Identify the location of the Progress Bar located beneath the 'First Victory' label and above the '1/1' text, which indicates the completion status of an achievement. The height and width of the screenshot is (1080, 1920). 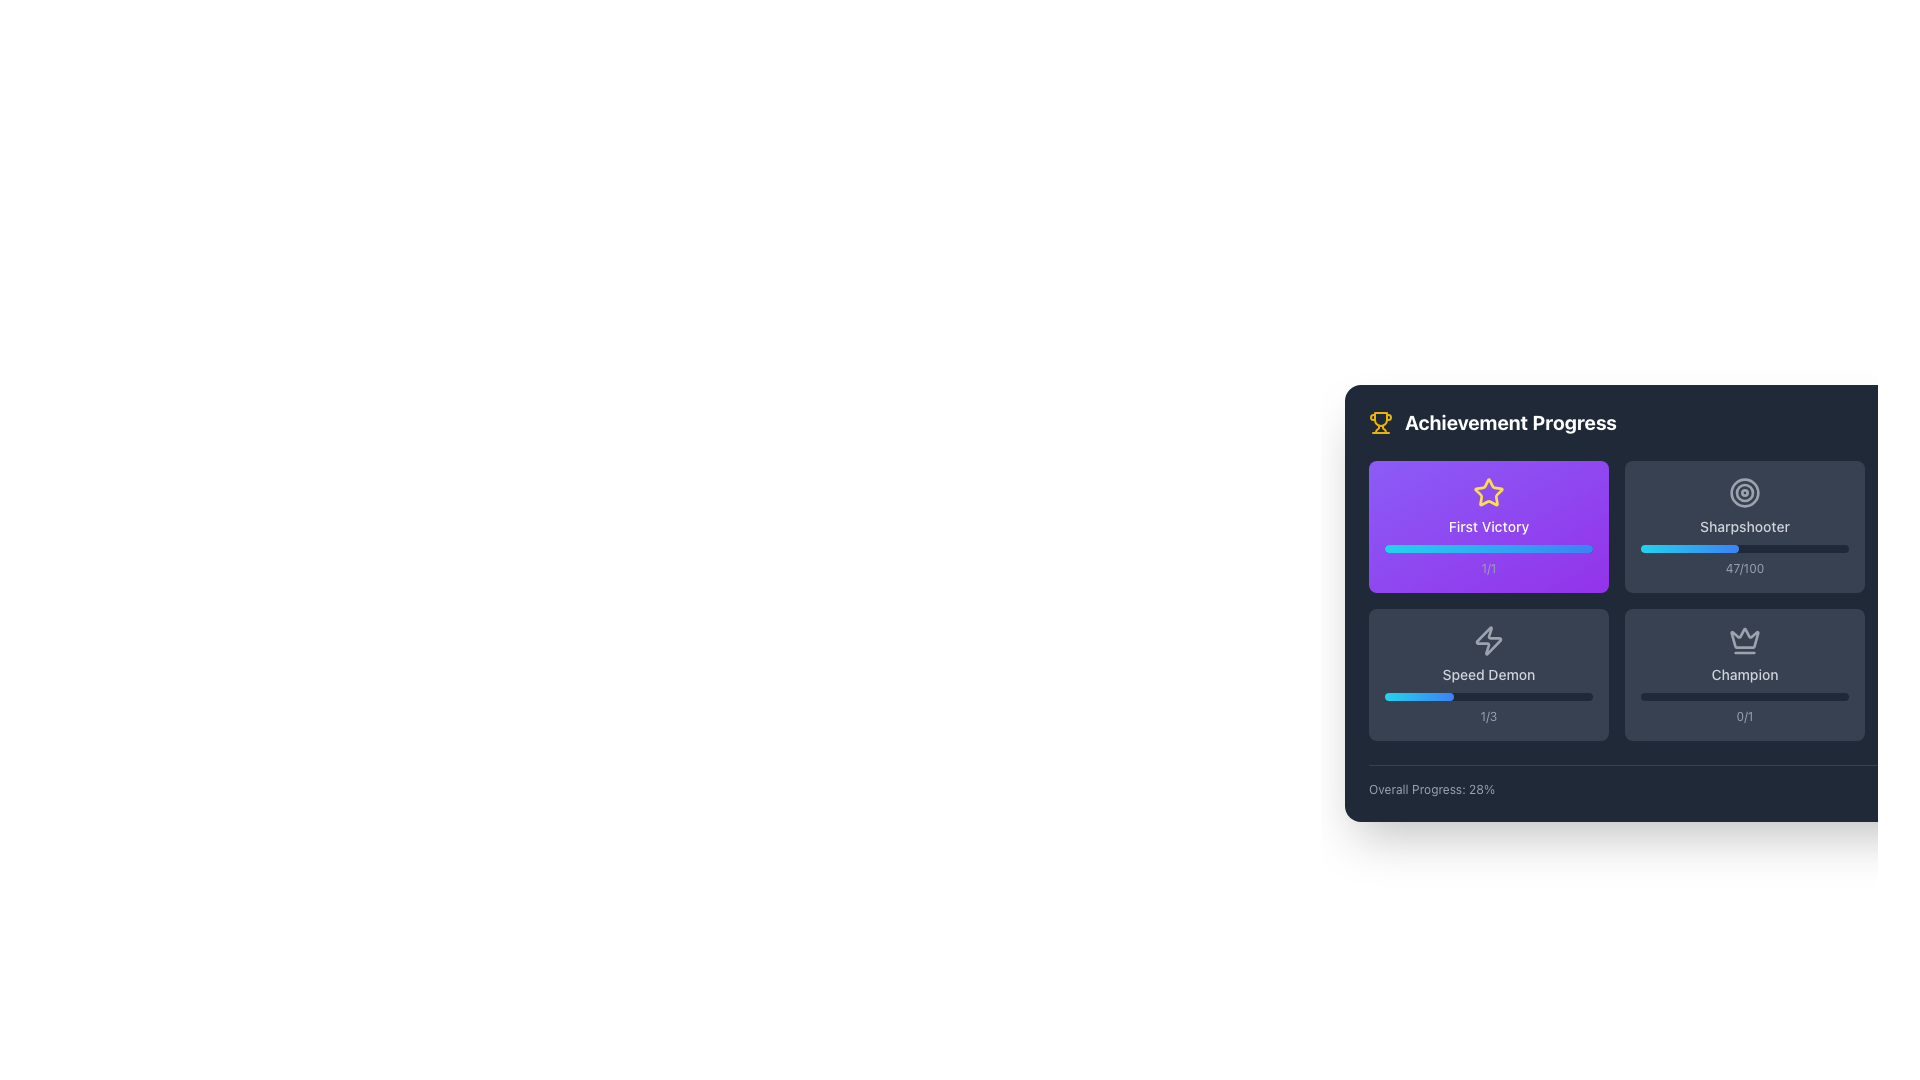
(1488, 548).